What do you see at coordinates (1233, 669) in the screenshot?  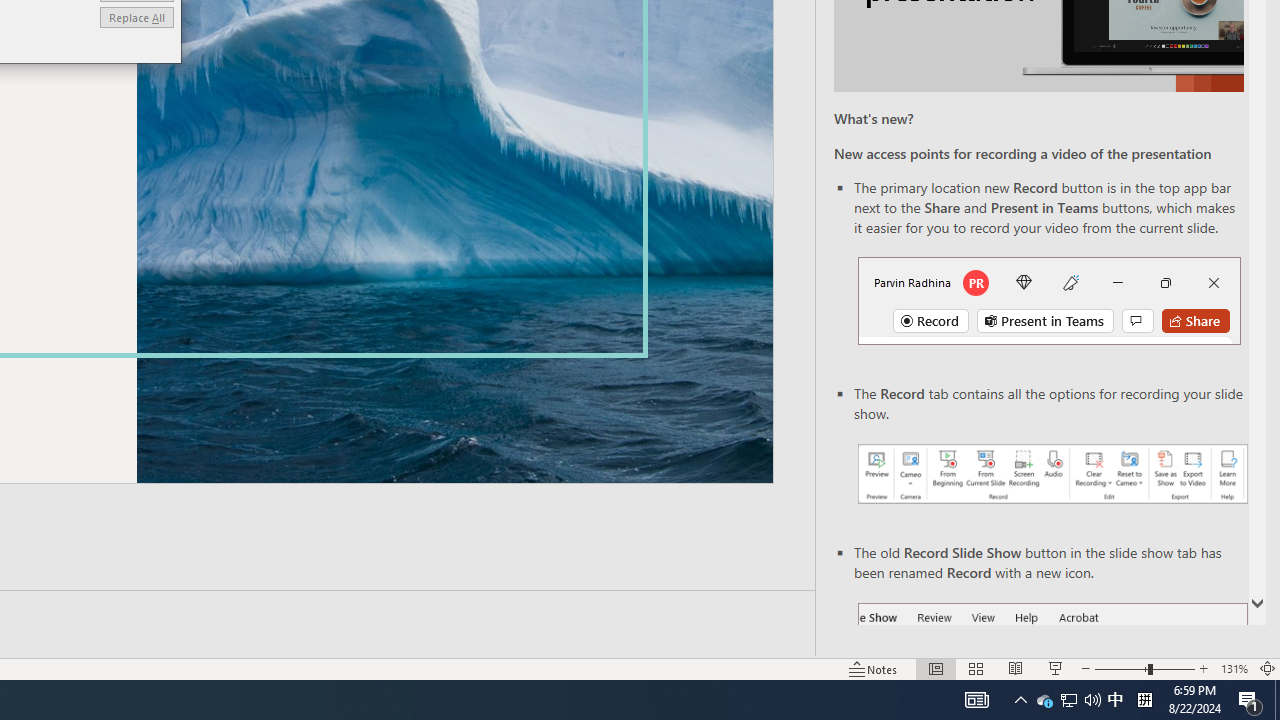 I see `'Zoom 131%'` at bounding box center [1233, 669].